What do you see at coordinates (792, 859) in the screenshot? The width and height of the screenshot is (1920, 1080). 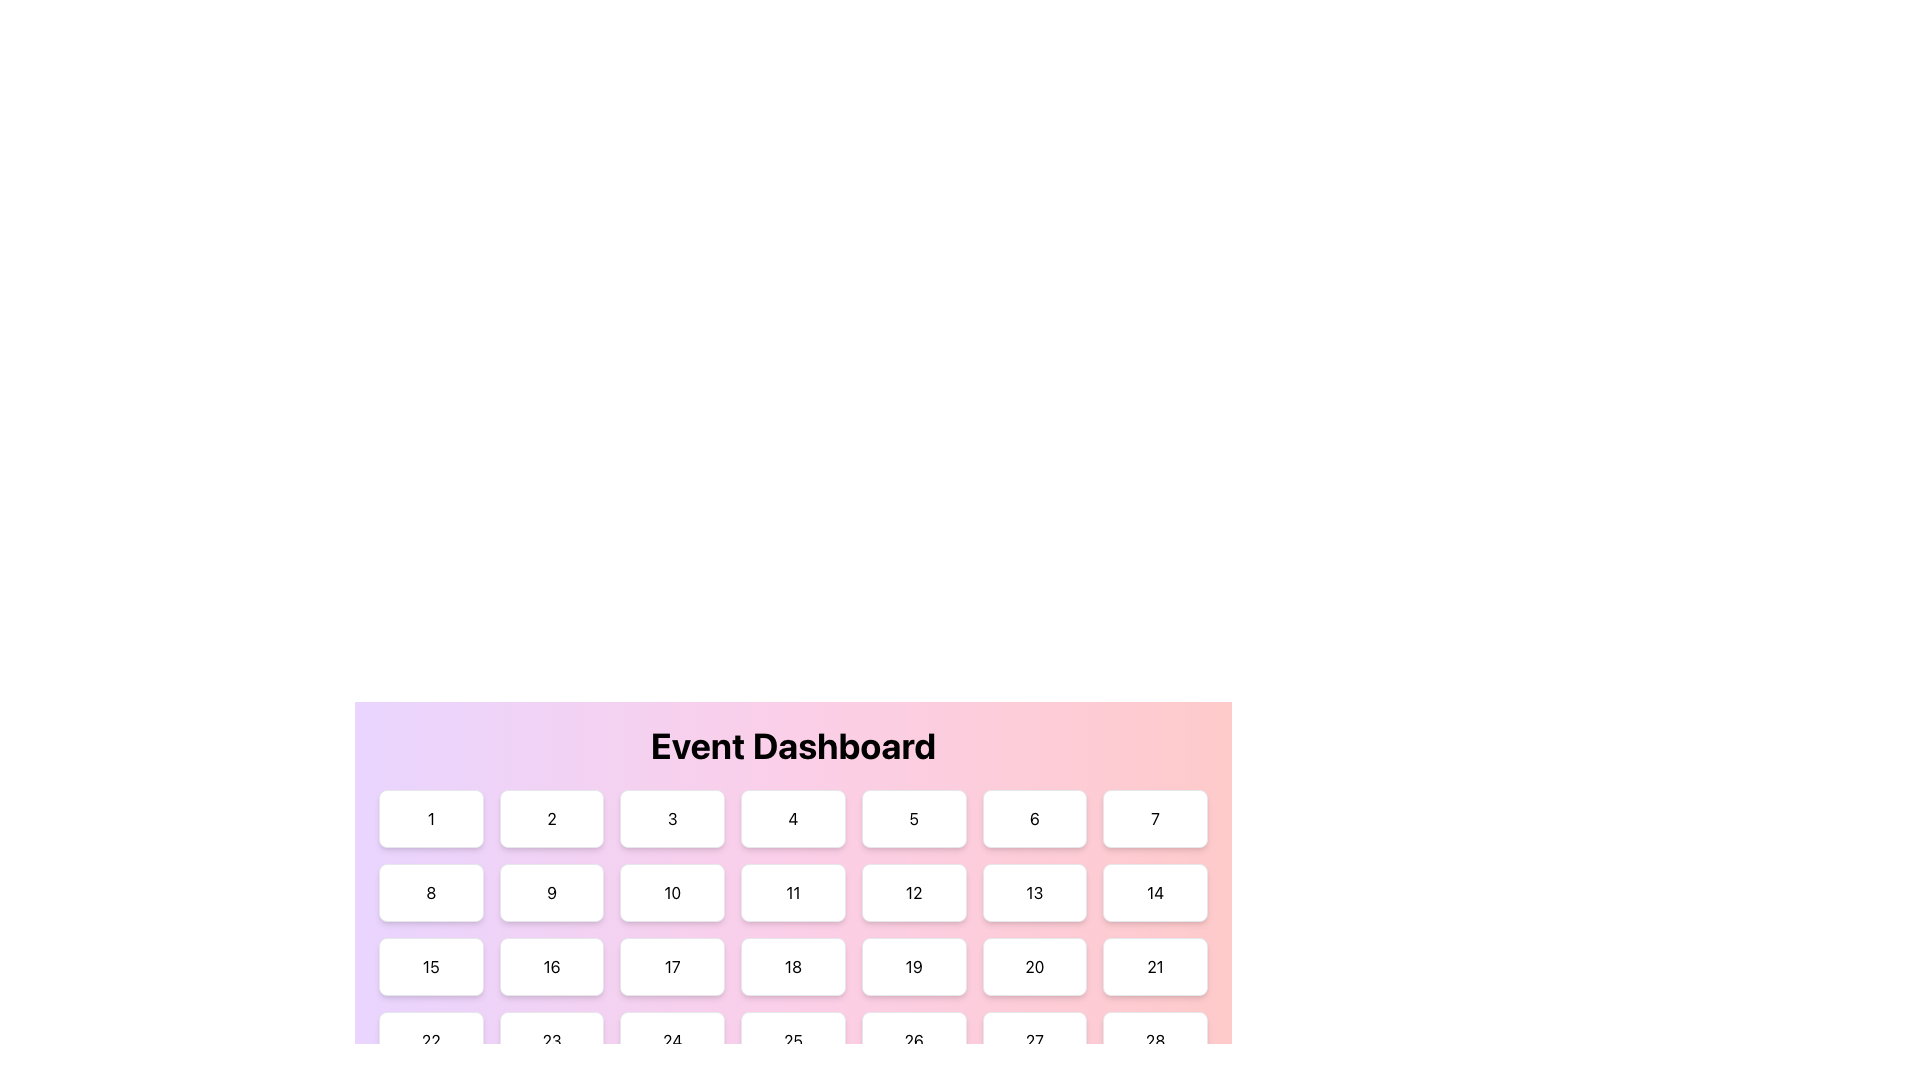 I see `the Interactive Datum Box located in the second row and fourth column of the Event Dashboard` at bounding box center [792, 859].